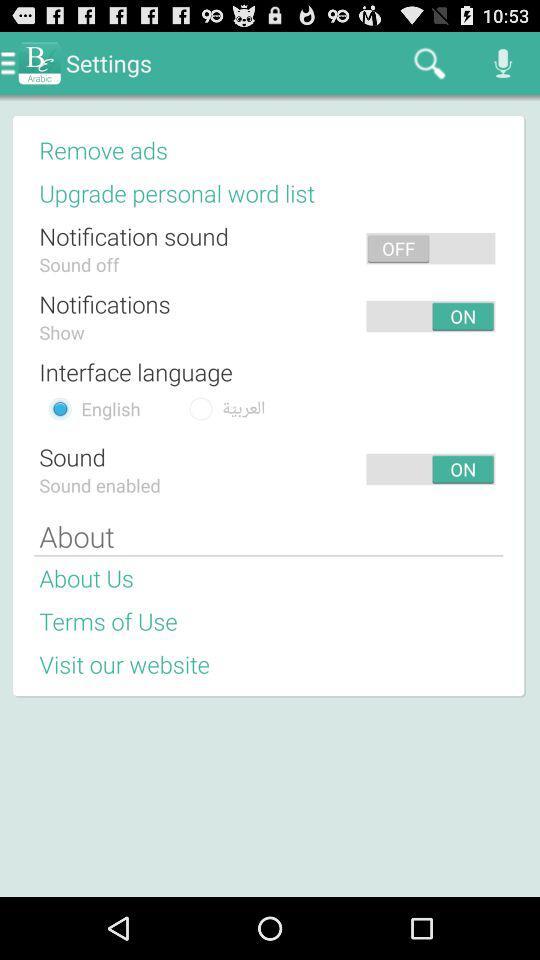 The image size is (540, 960). I want to click on choose english language, so click(60, 407).